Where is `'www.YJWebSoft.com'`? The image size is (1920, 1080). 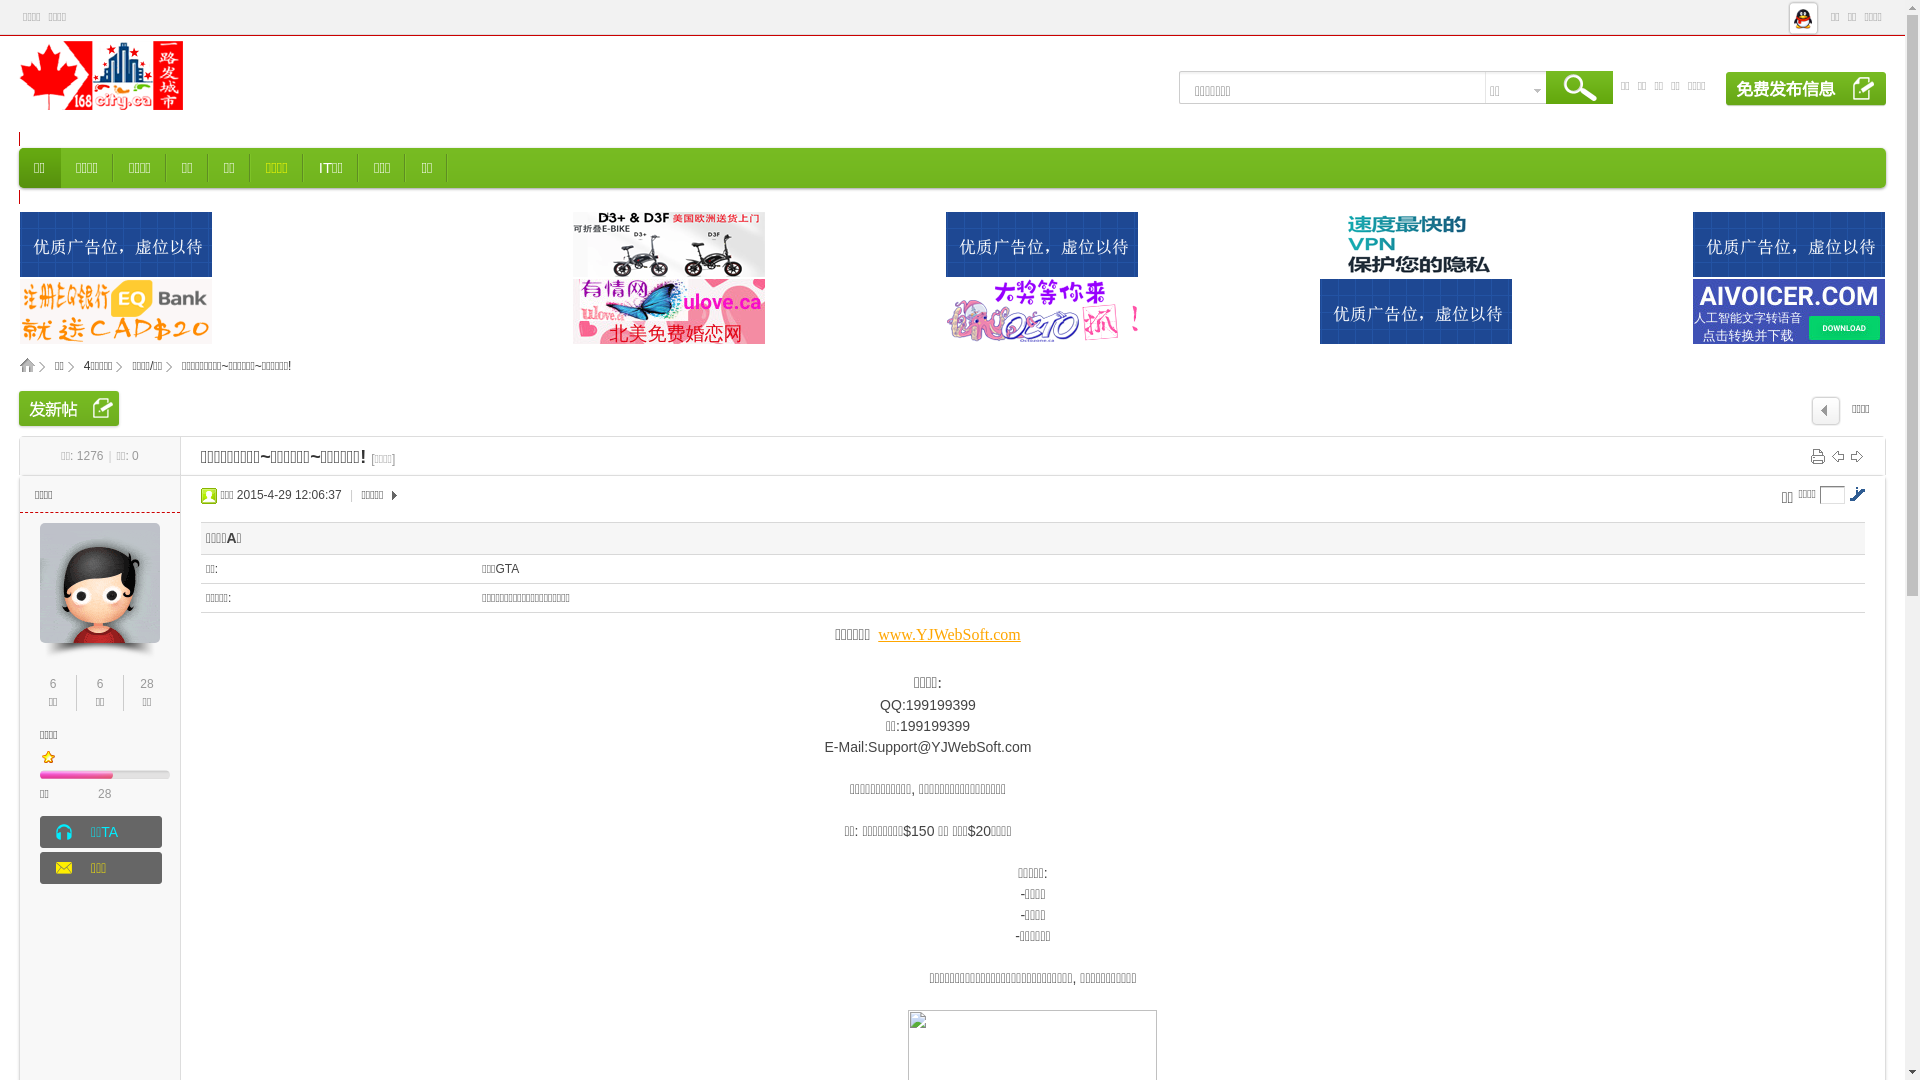 'www.YJWebSoft.com' is located at coordinates (948, 634).